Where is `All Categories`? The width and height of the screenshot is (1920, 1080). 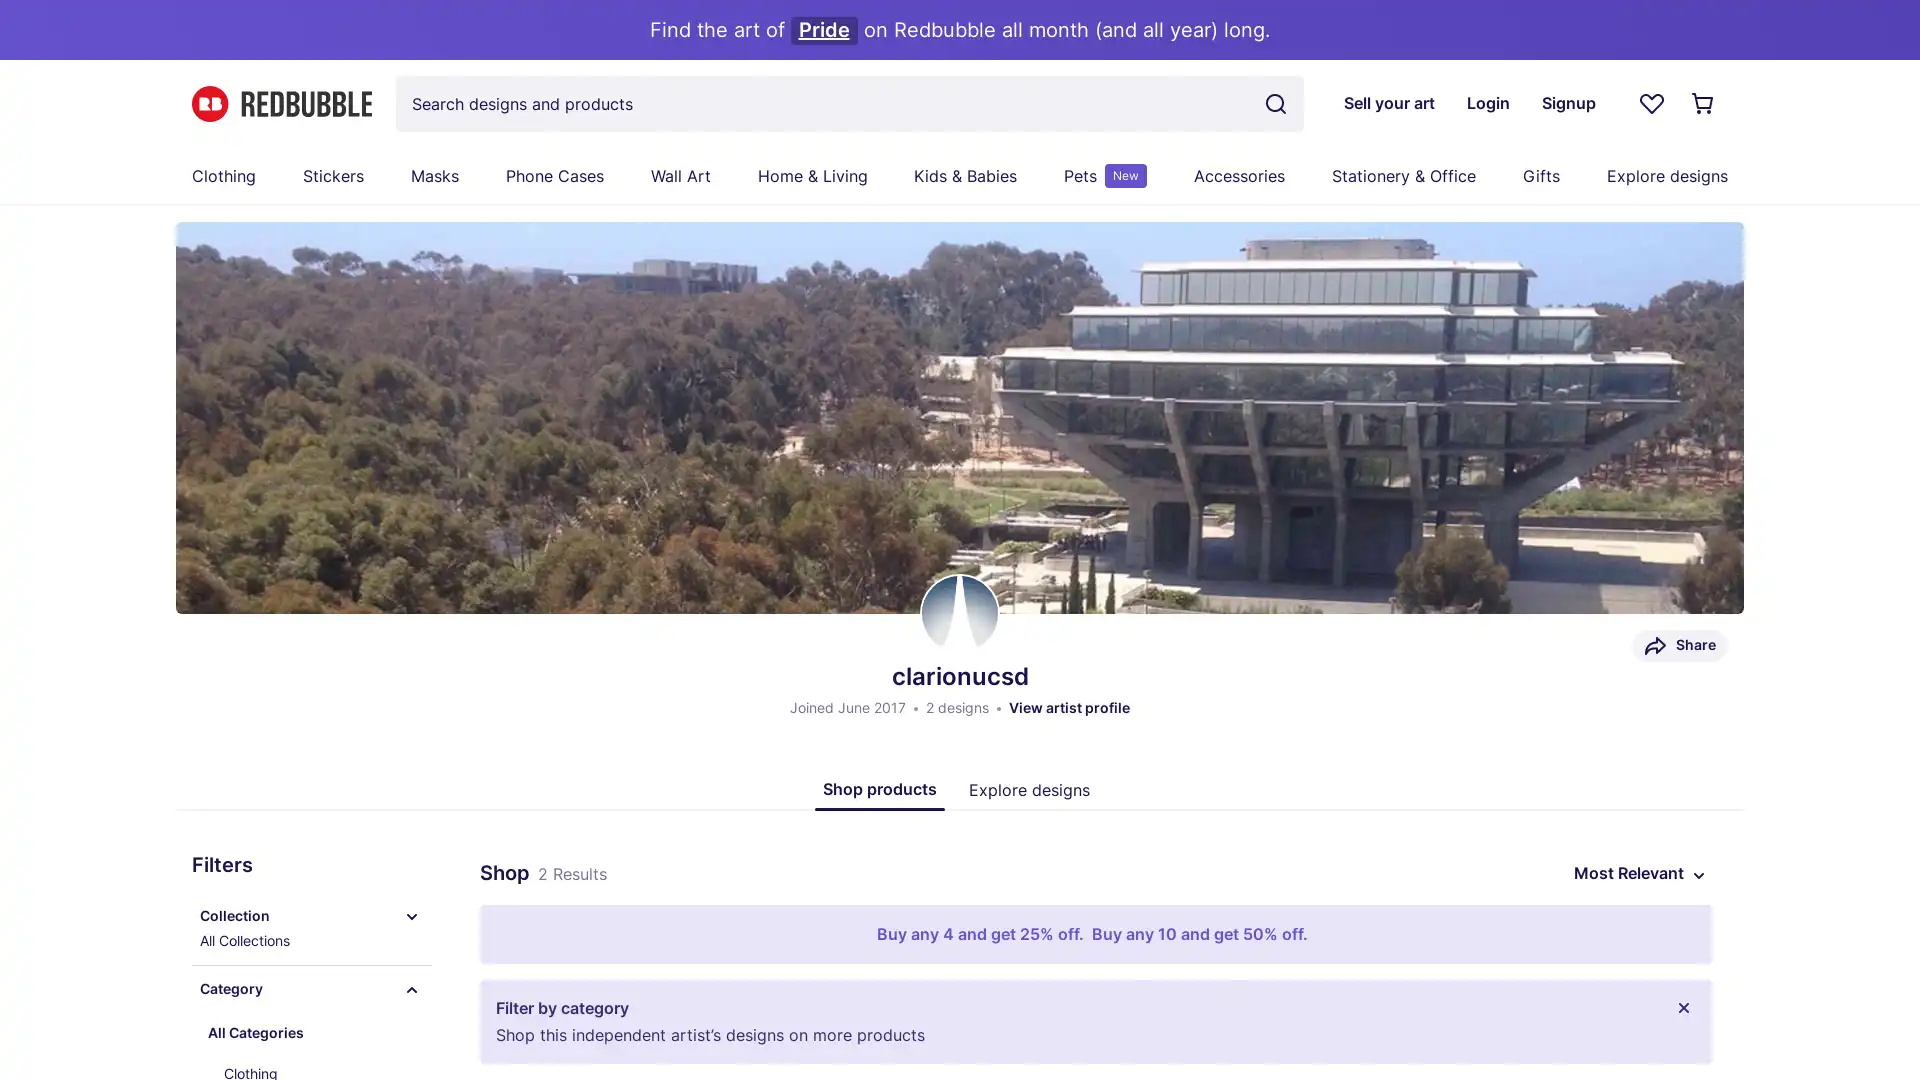 All Categories is located at coordinates (311, 1033).